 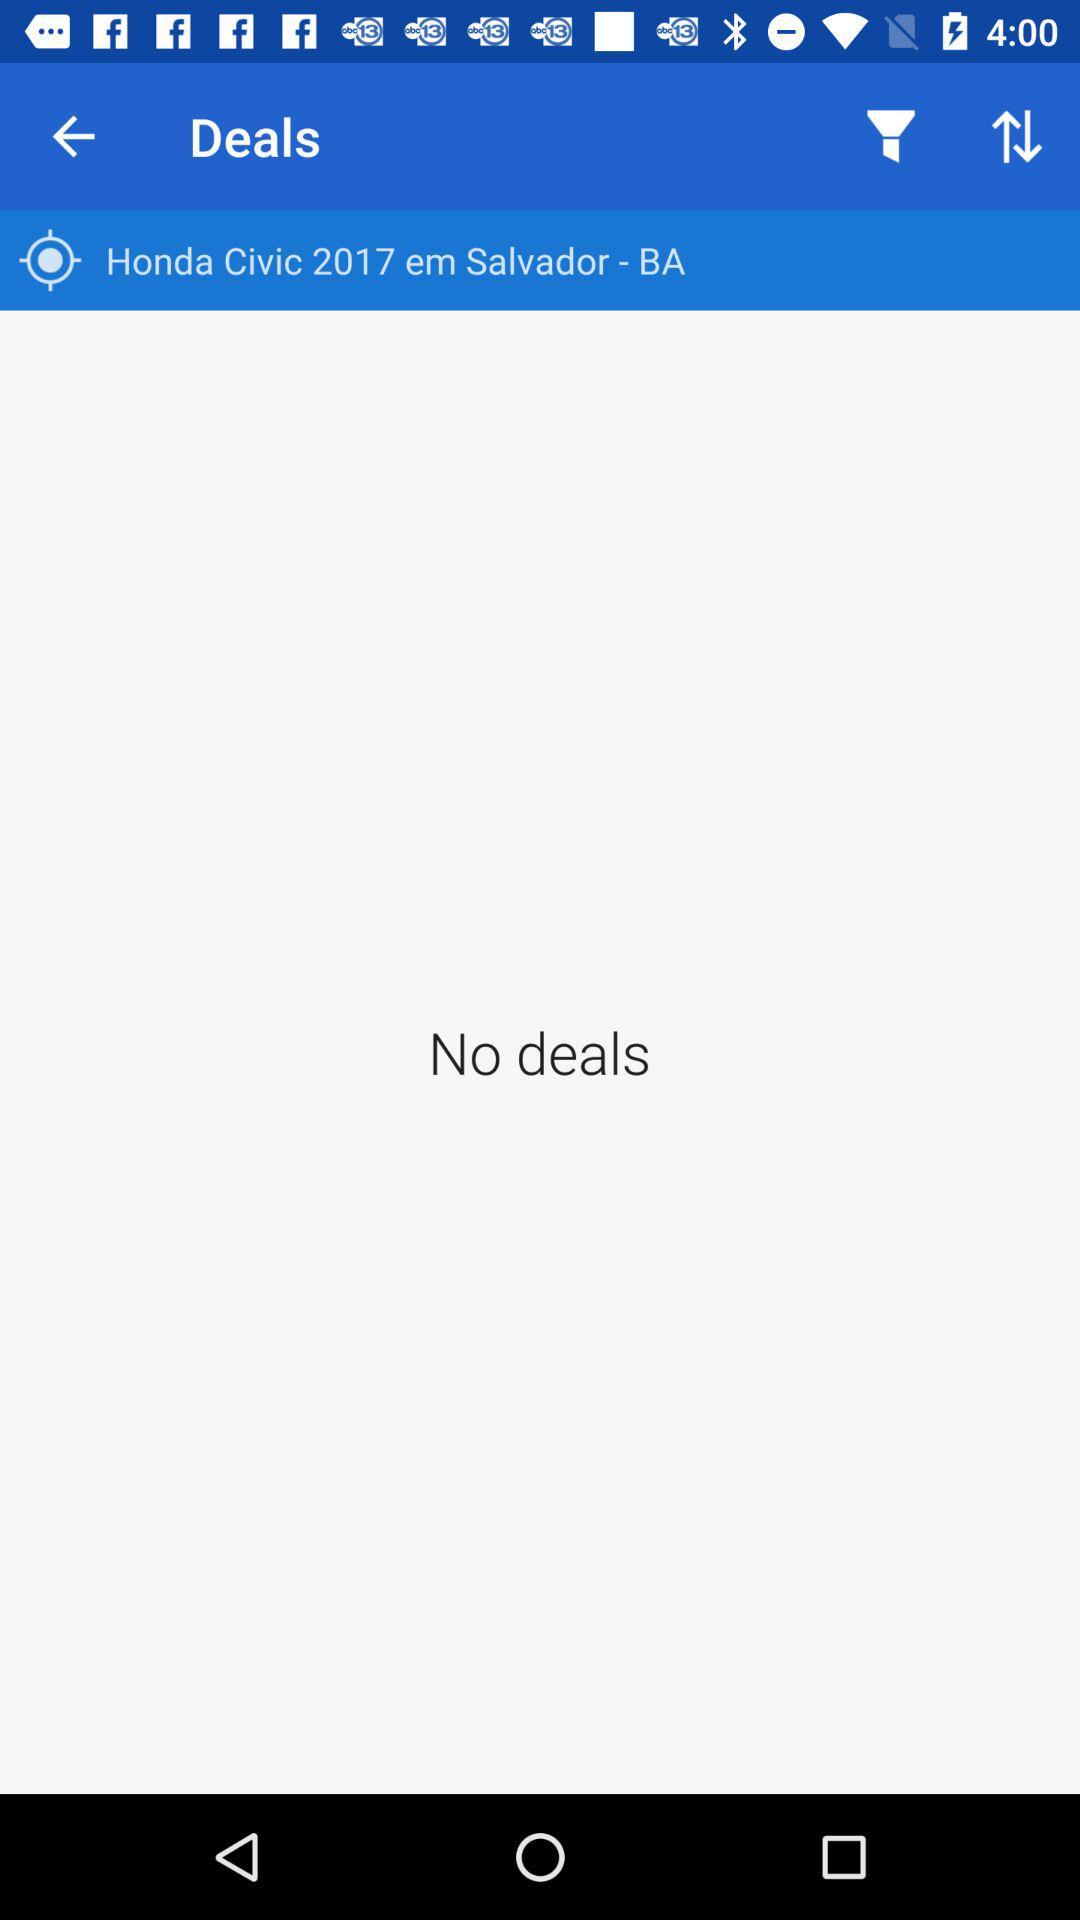 What do you see at coordinates (890, 135) in the screenshot?
I see `the icon to the right of deals icon` at bounding box center [890, 135].